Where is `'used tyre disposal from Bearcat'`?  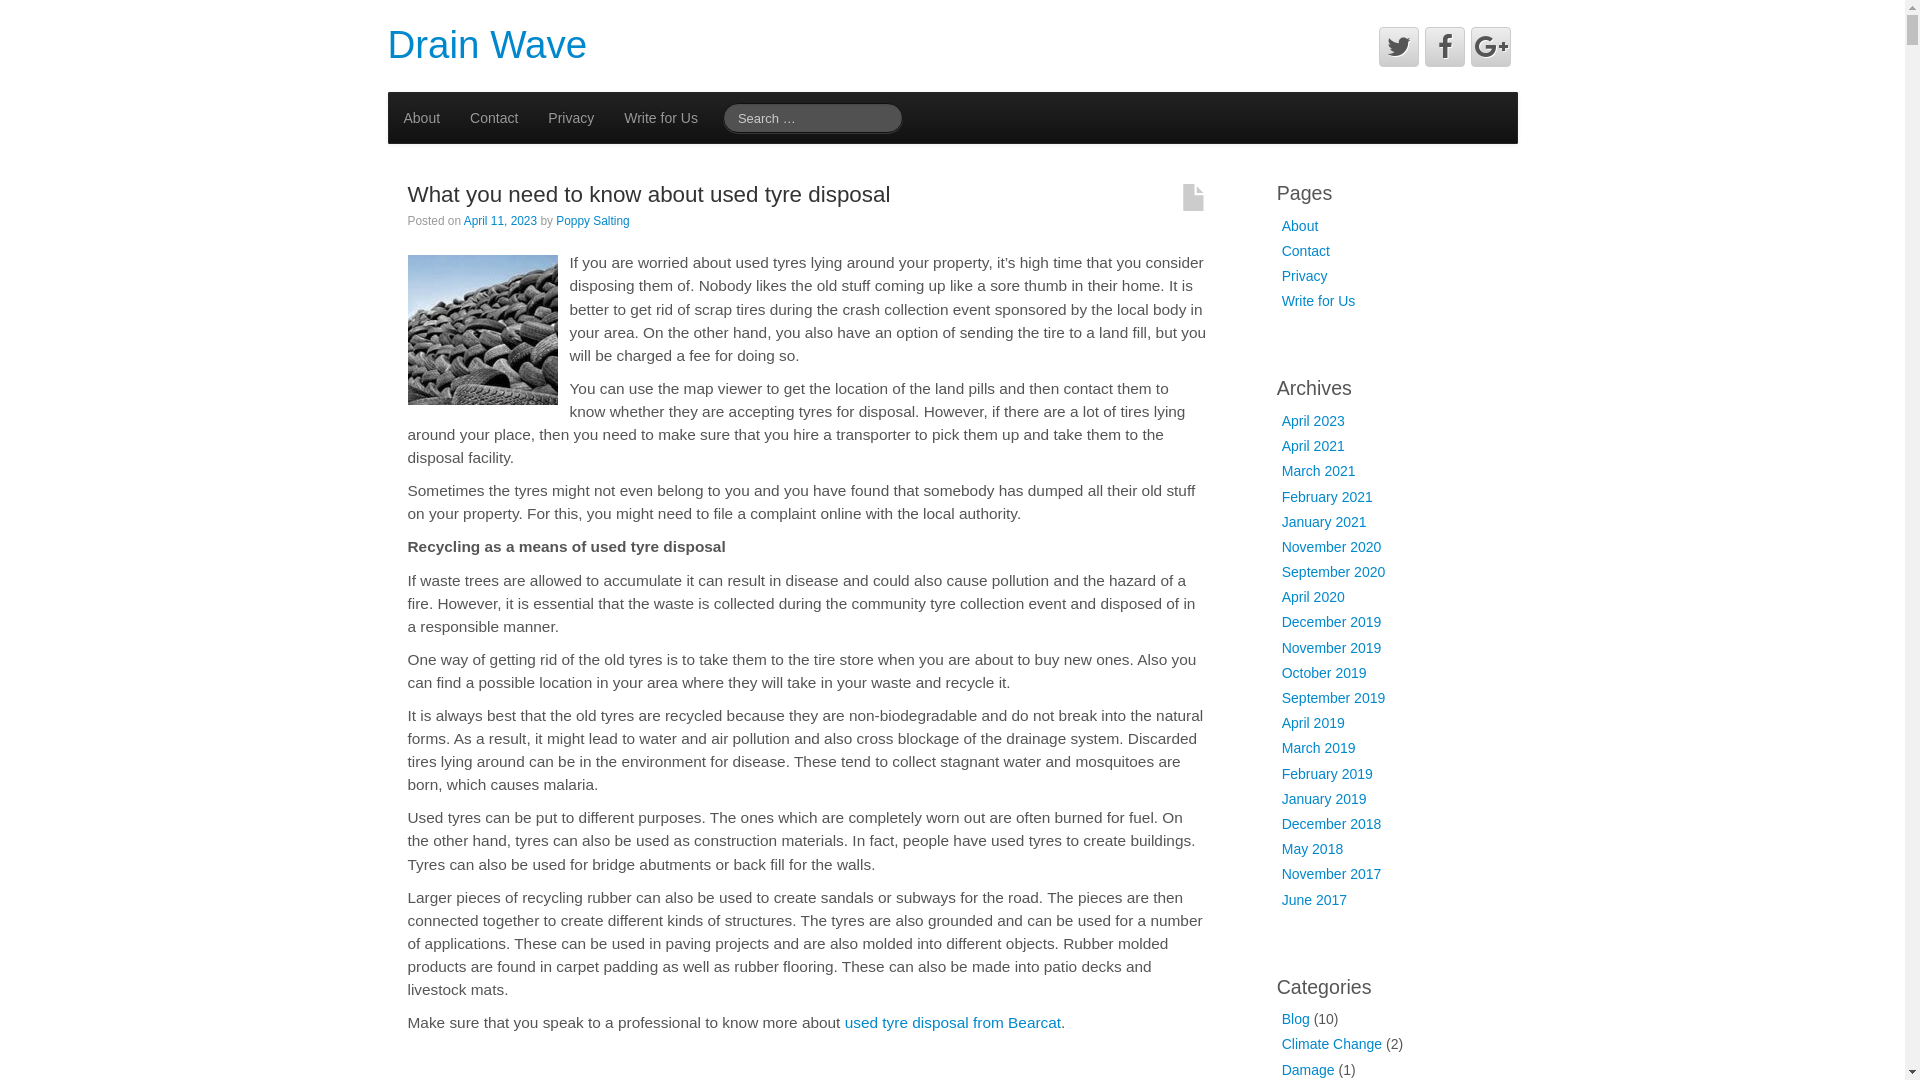 'used tyre disposal from Bearcat' is located at coordinates (844, 1022).